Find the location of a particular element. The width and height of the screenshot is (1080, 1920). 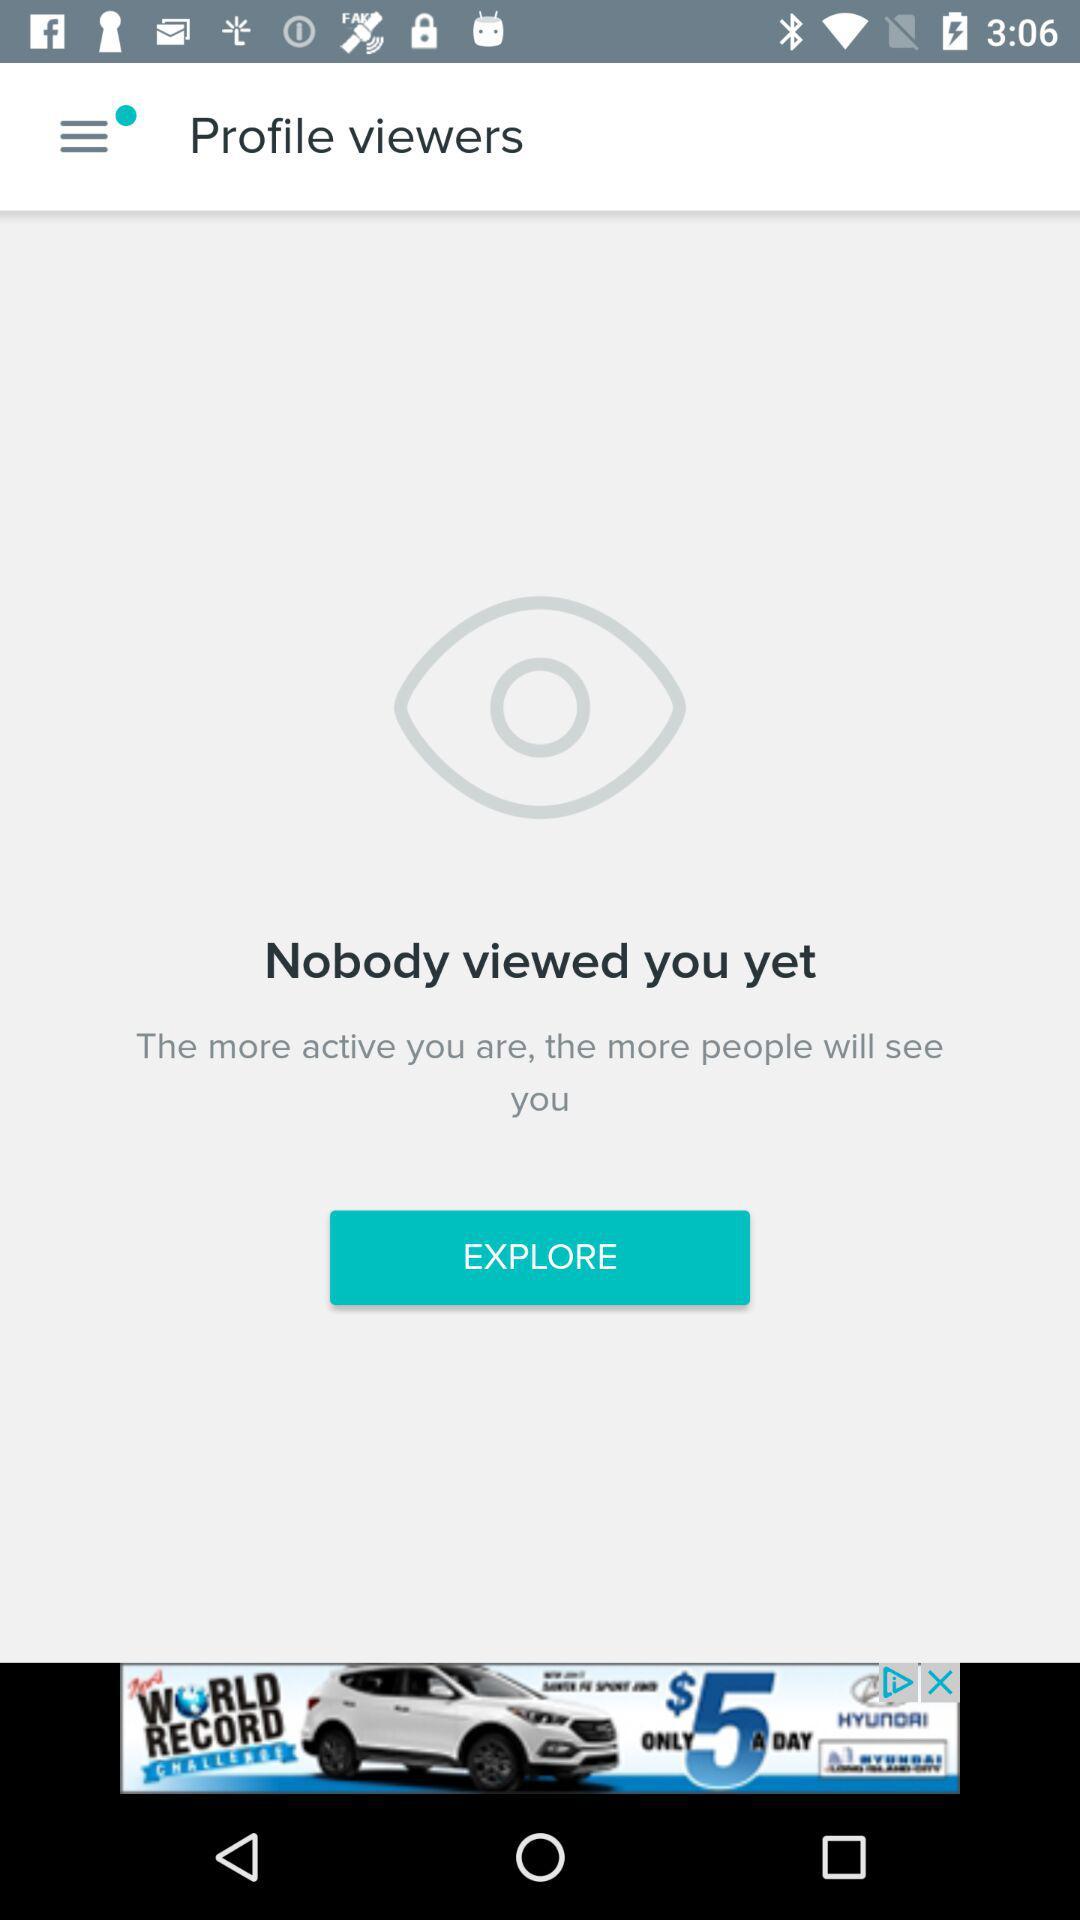

advertisement page is located at coordinates (540, 1727).